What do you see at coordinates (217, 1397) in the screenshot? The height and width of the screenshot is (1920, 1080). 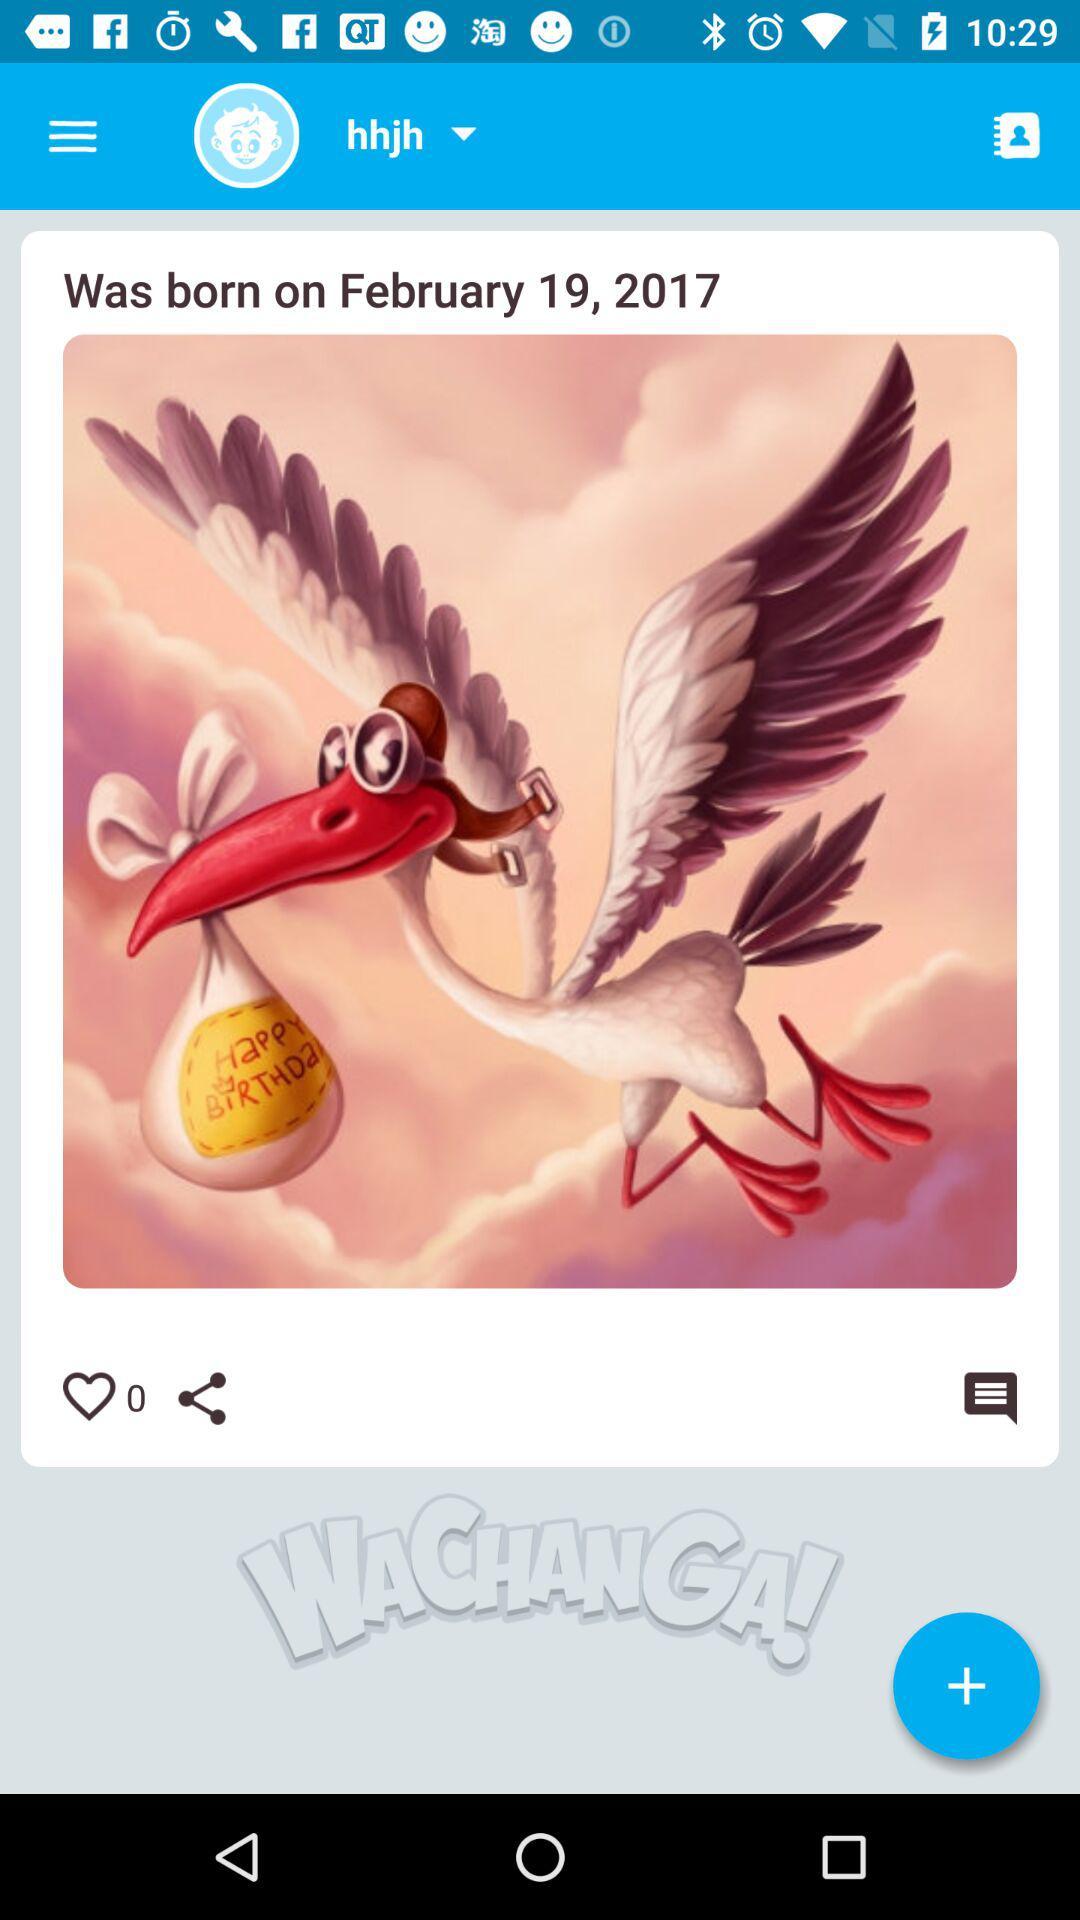 I see `share image` at bounding box center [217, 1397].